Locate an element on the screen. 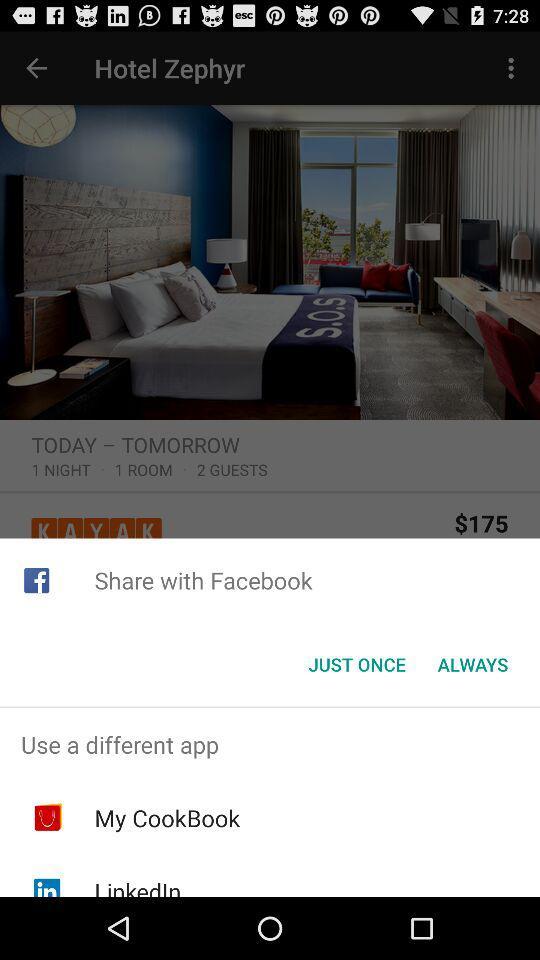  the linkedin is located at coordinates (136, 885).